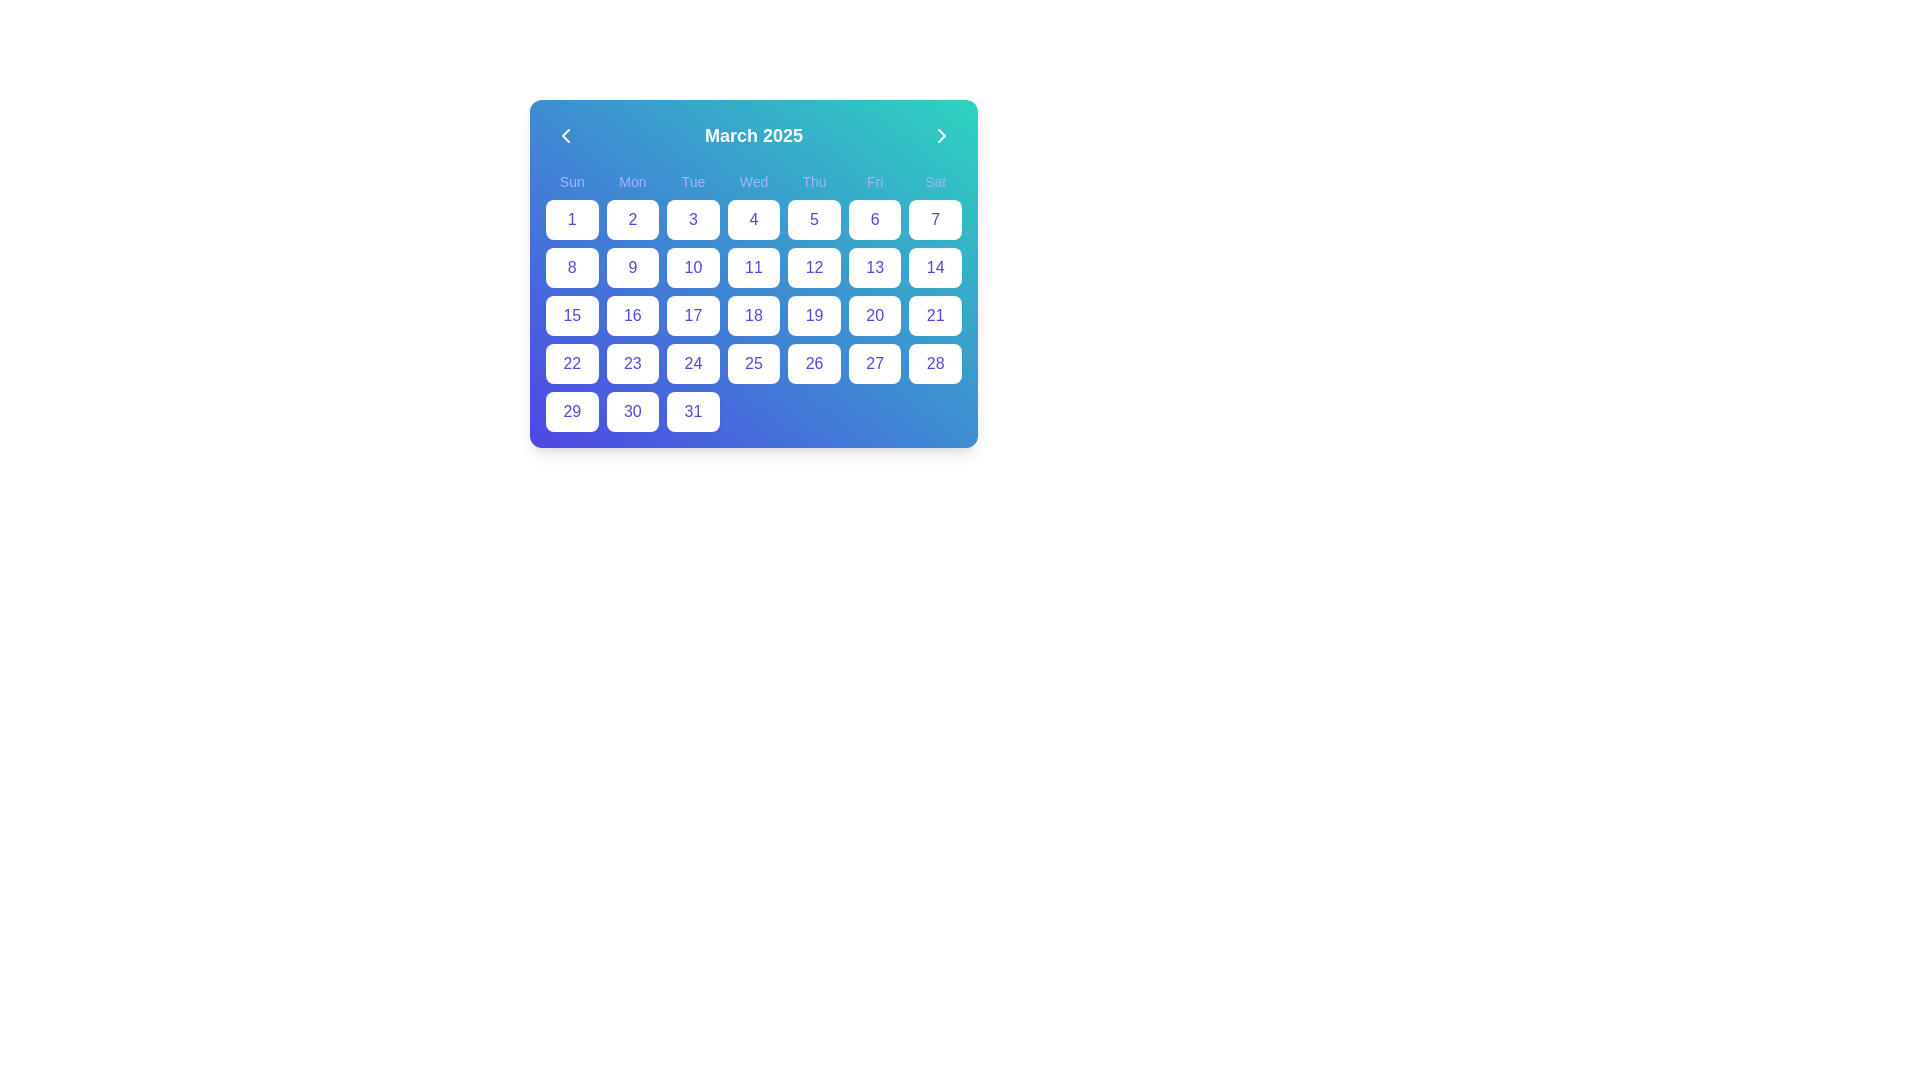 This screenshot has height=1080, width=1920. Describe the element at coordinates (571, 315) in the screenshot. I see `the selectable day button representing the 15th day of the month in the calendar interface to trigger the hover effect` at that location.